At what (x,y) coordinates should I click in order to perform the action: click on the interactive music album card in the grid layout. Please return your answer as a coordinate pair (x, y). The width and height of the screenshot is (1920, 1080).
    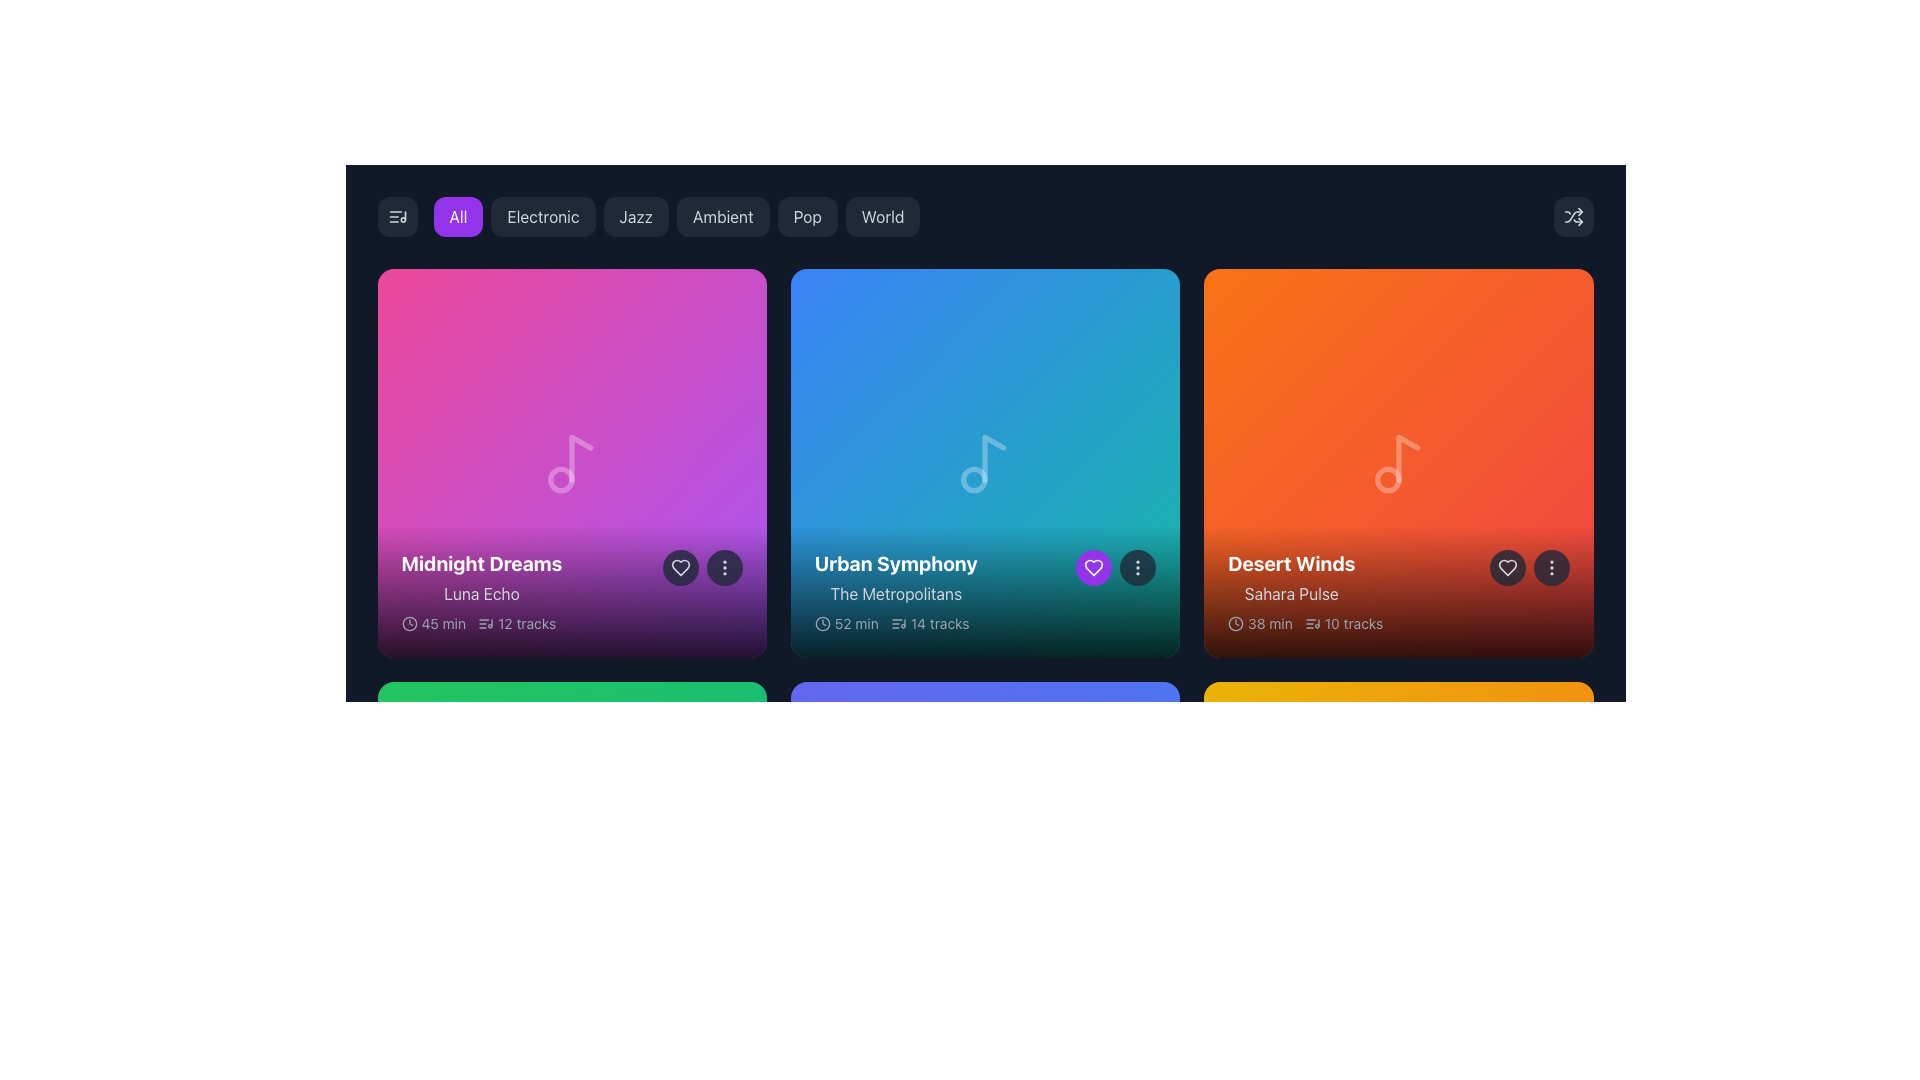
    Looking at the image, I should click on (1397, 463).